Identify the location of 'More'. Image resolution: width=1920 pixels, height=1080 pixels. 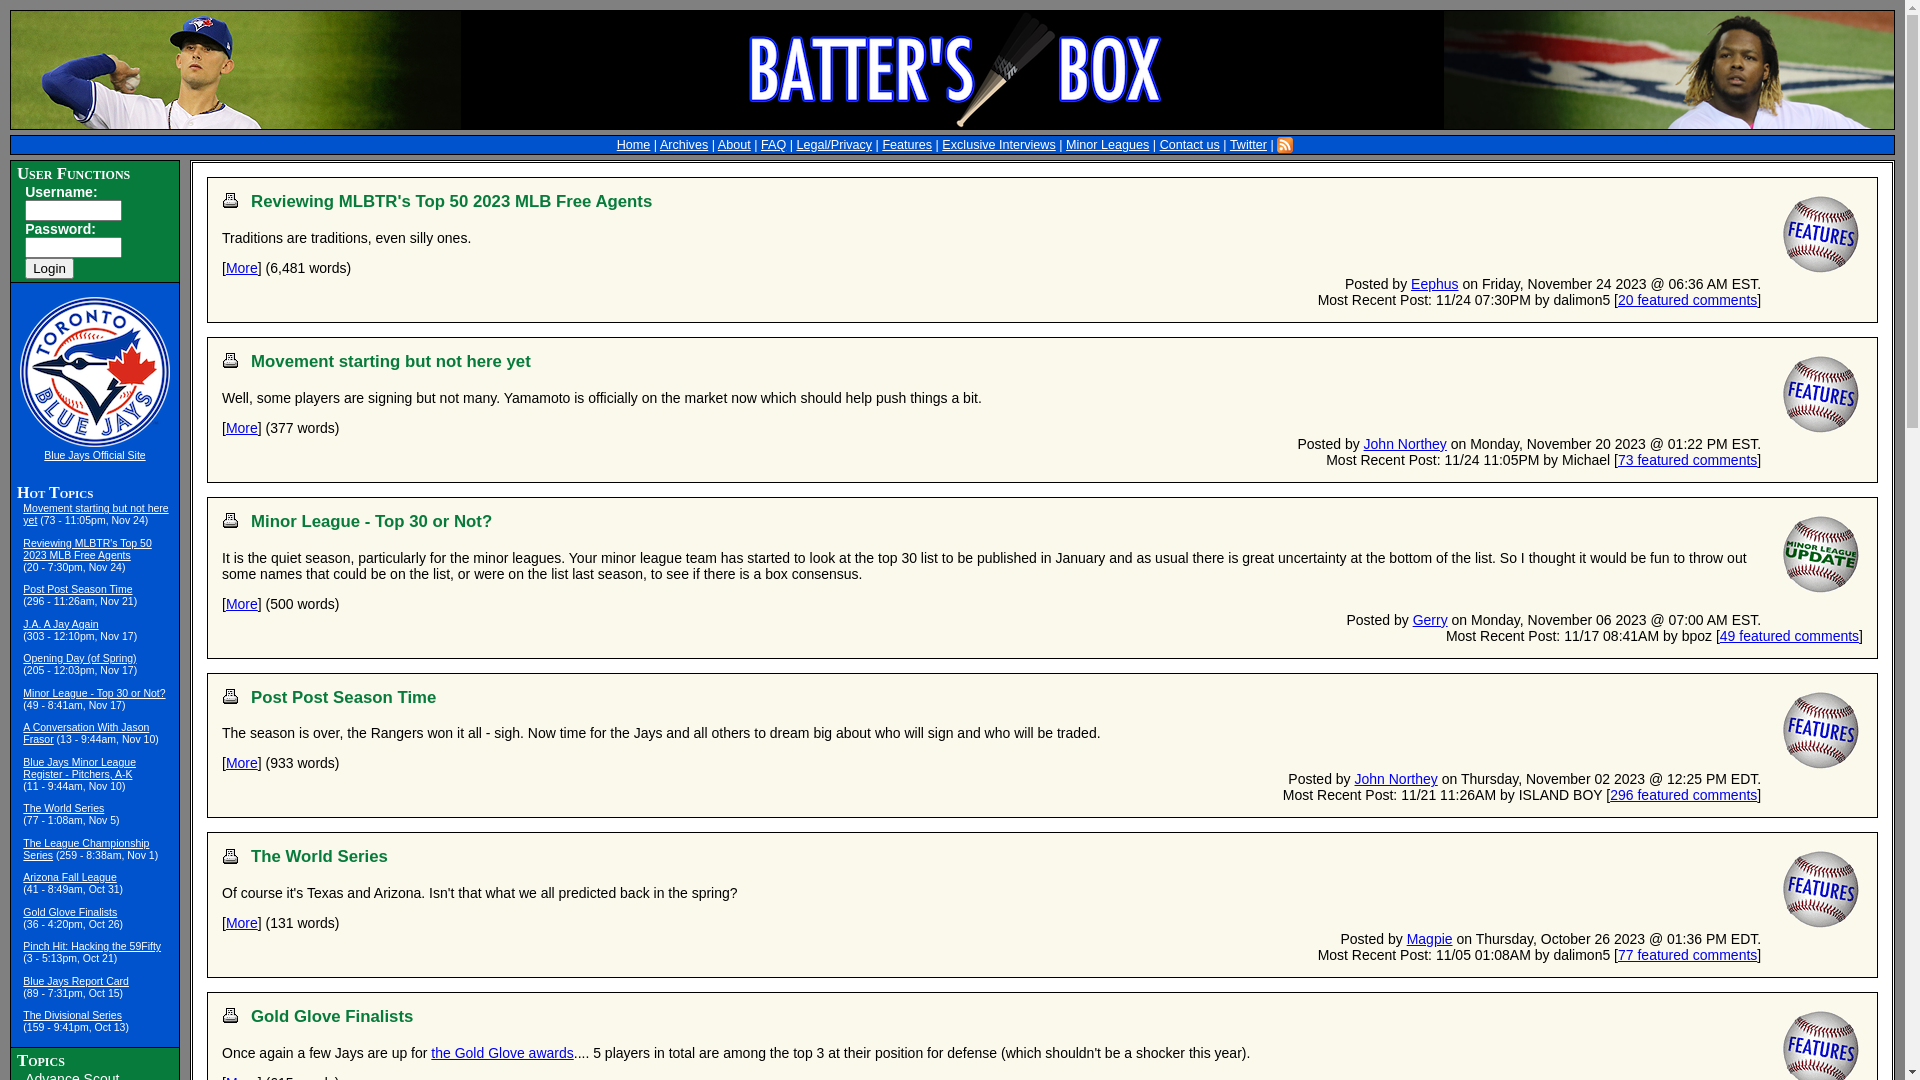
(225, 266).